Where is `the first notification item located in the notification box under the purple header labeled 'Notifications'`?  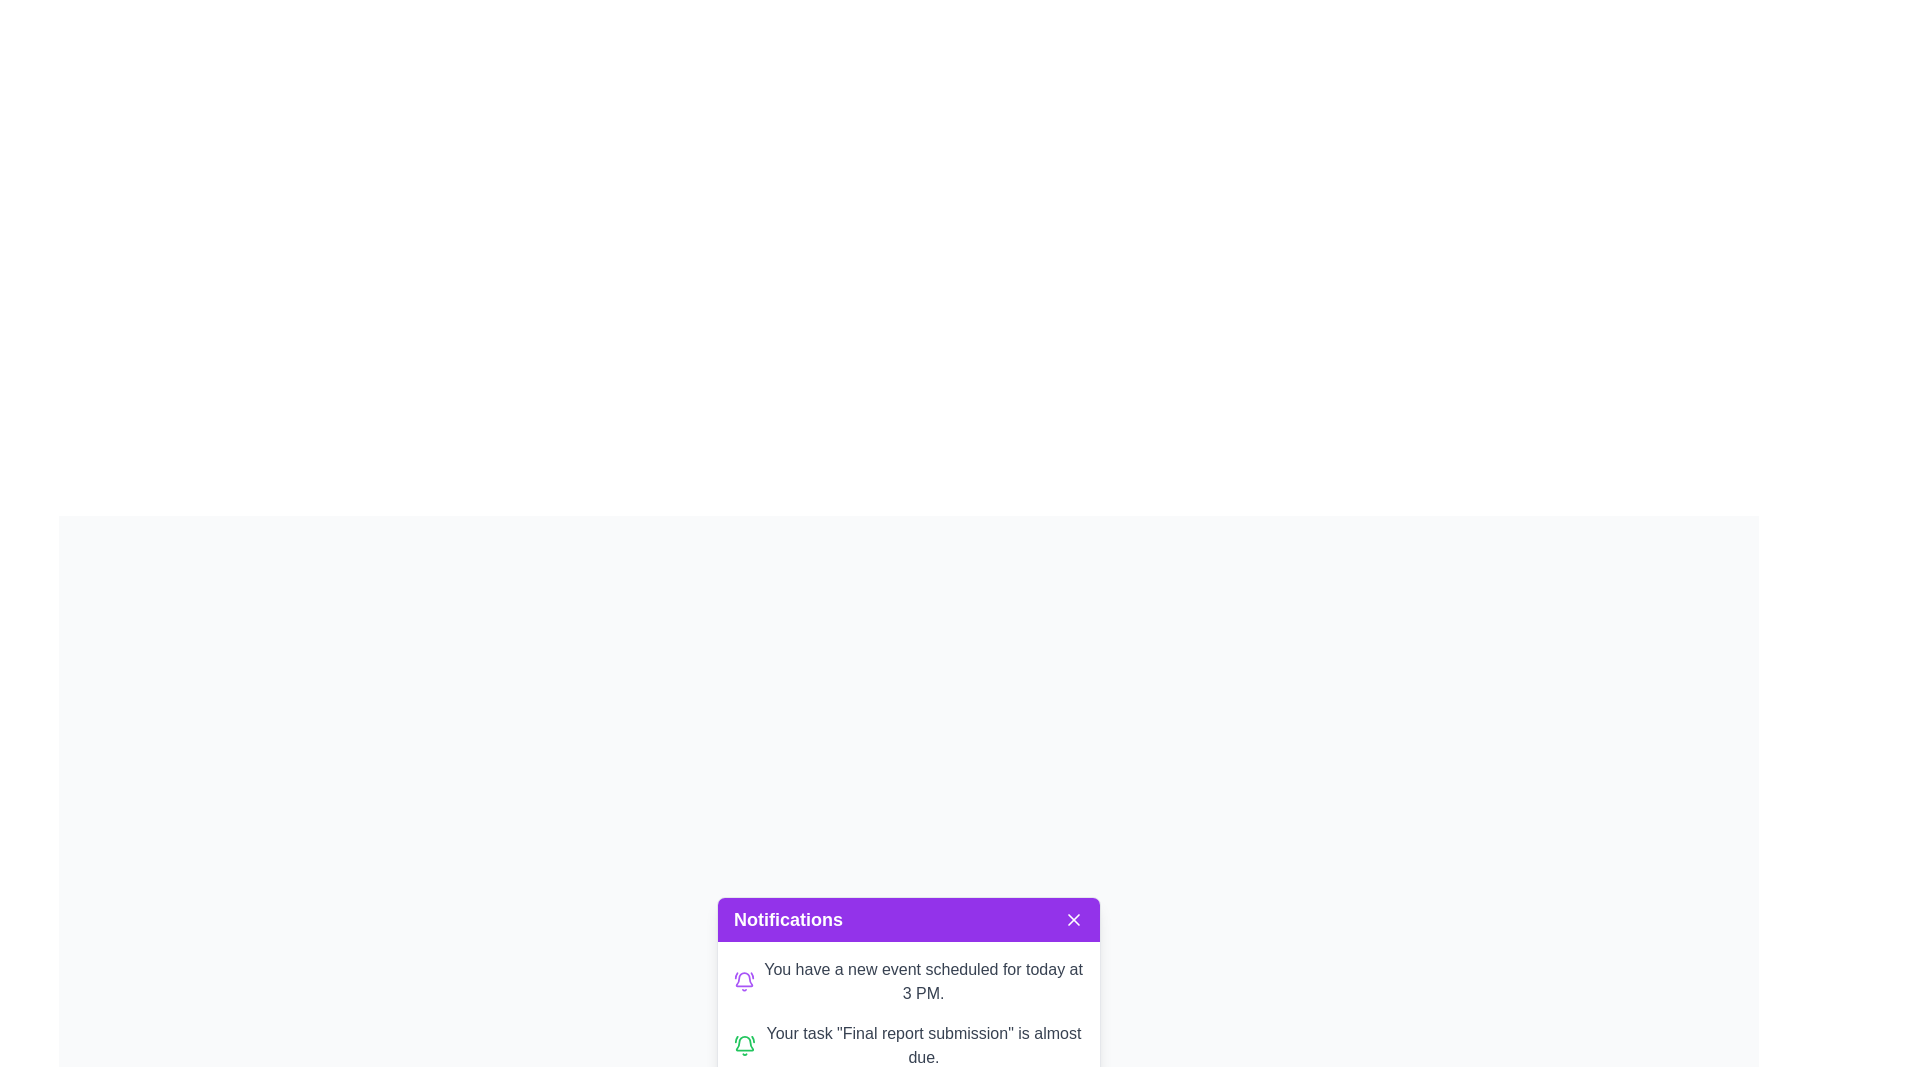
the first notification item located in the notification box under the purple header labeled 'Notifications' is located at coordinates (907, 979).